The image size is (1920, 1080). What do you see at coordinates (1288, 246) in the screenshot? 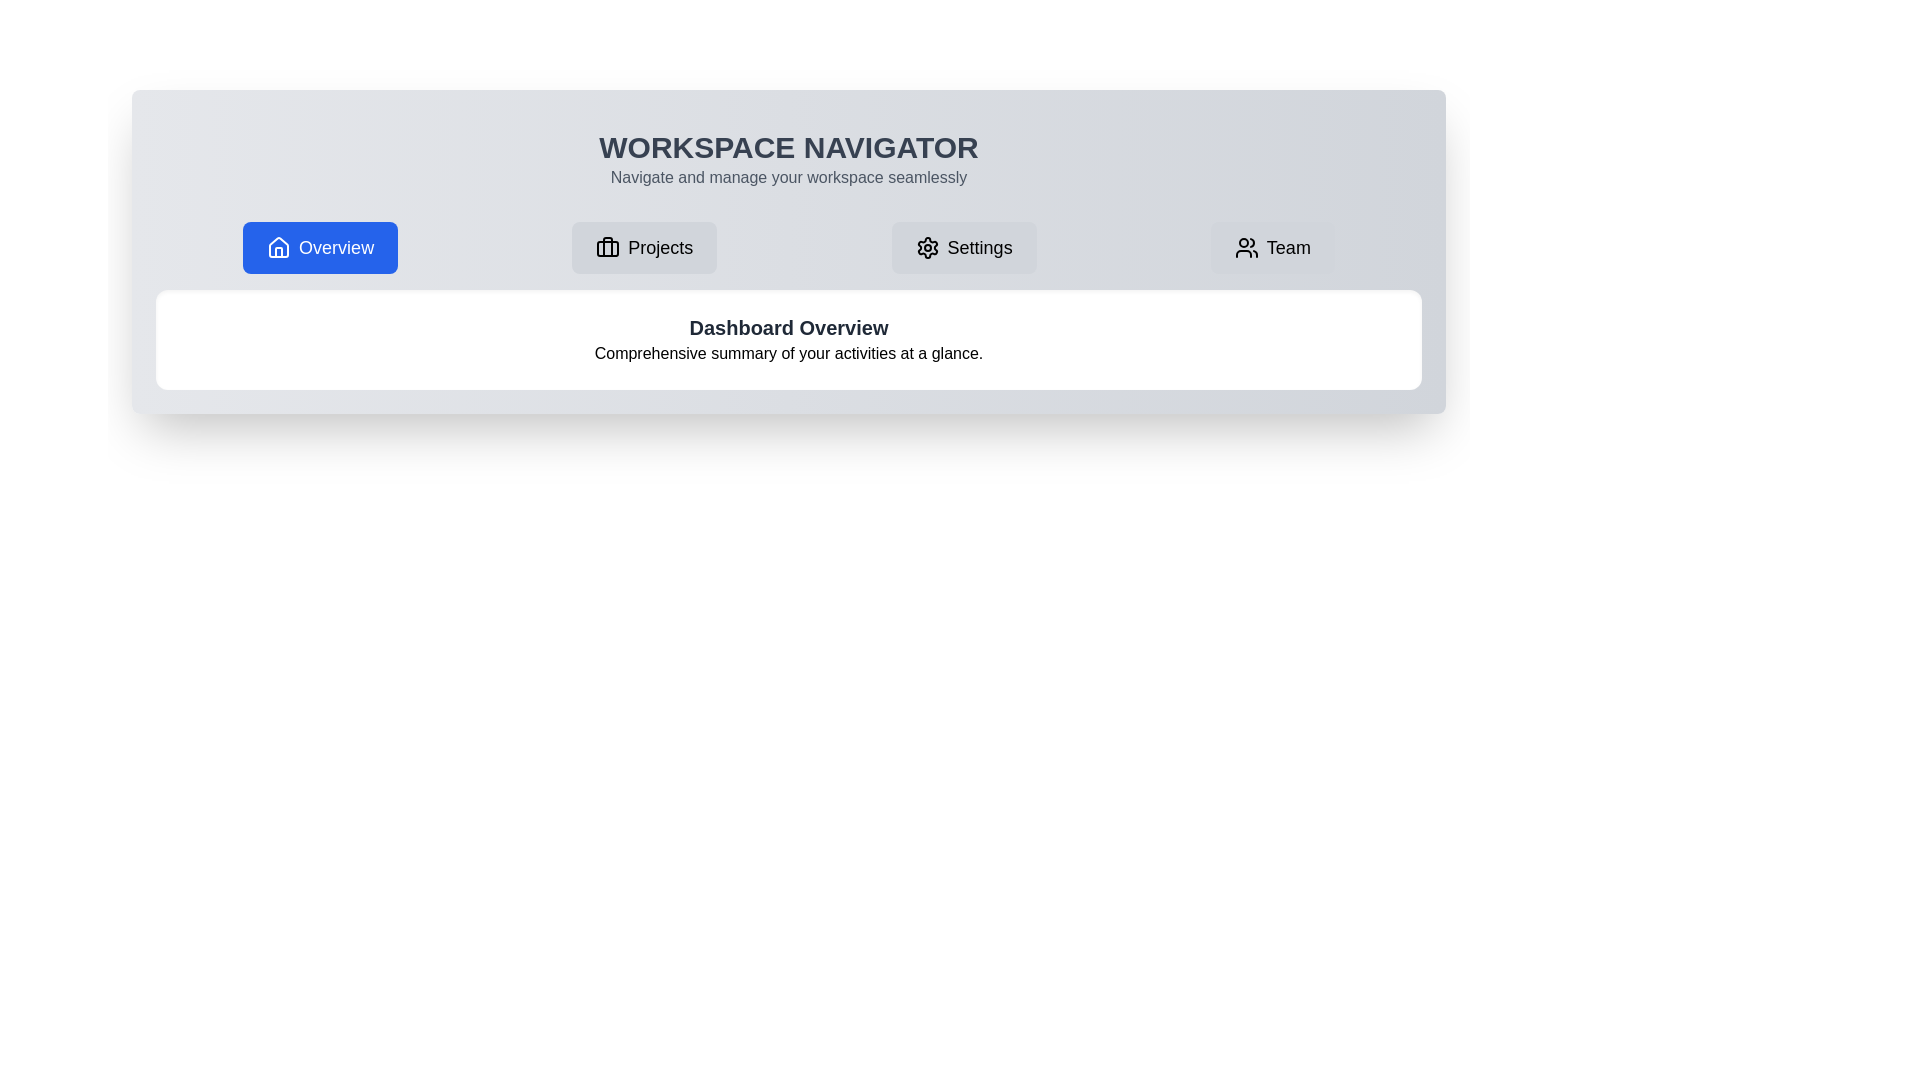
I see `the 'Team' text label located within the rightmost button of the navigation bar` at bounding box center [1288, 246].